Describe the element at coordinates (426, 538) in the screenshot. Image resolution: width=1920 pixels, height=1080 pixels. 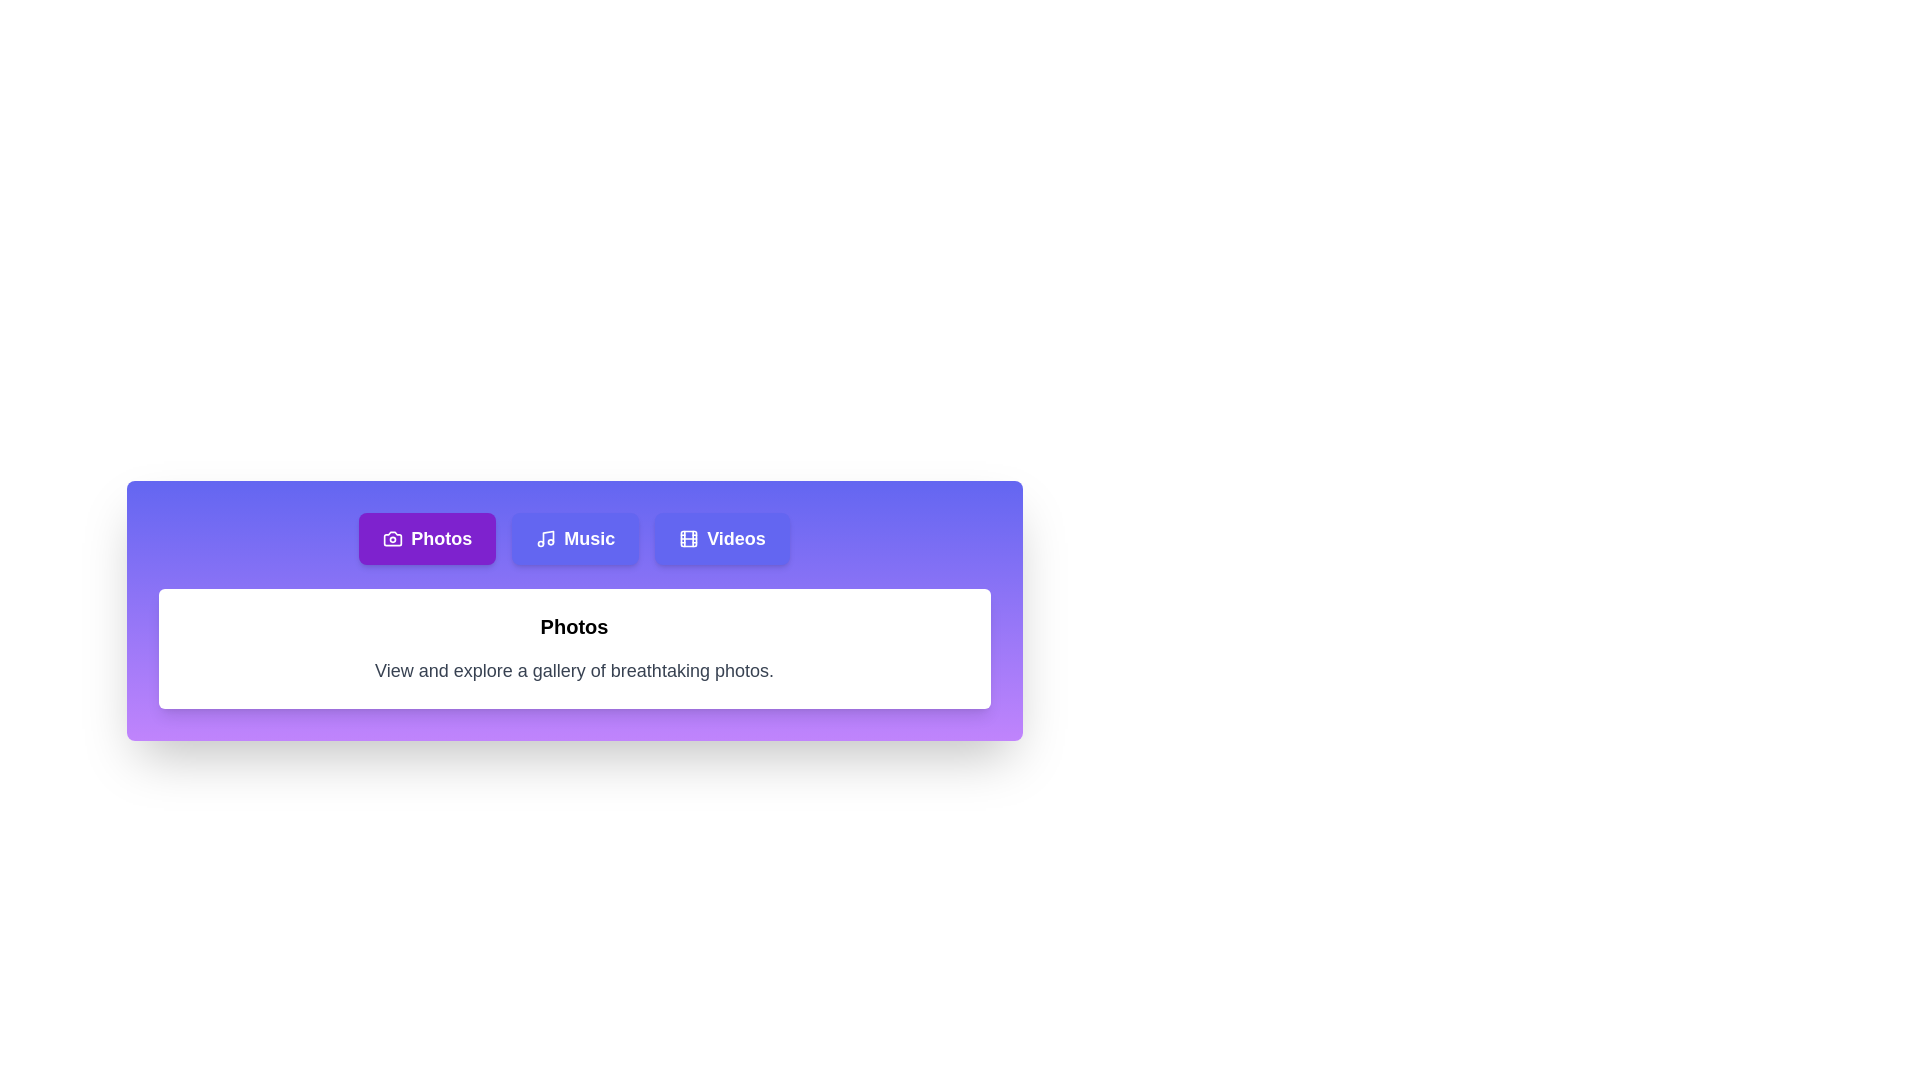
I see `the Photos tab to analyze its transition effect` at that location.